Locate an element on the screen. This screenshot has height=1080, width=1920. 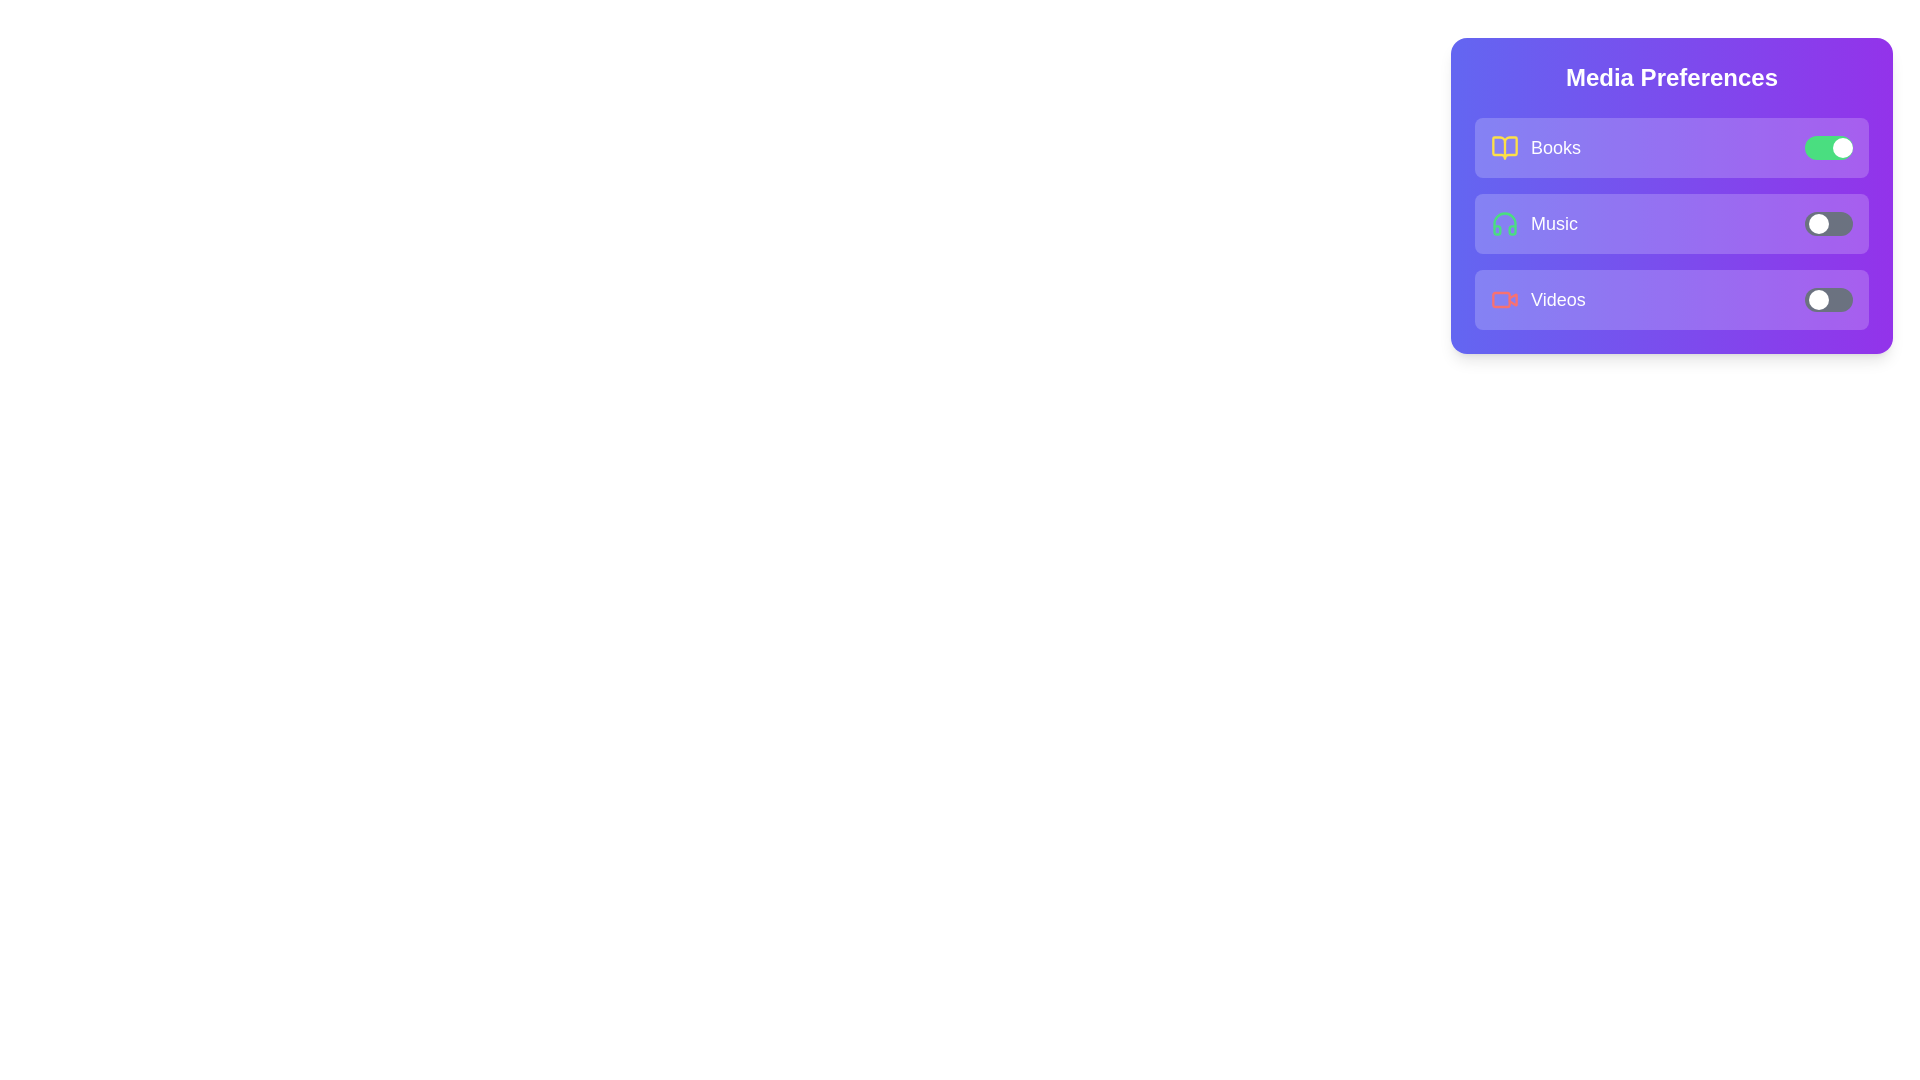
the toggle switch to change the activation state for the 'Videos' preference, located to the right of the 'Videos' label is located at coordinates (1828, 300).